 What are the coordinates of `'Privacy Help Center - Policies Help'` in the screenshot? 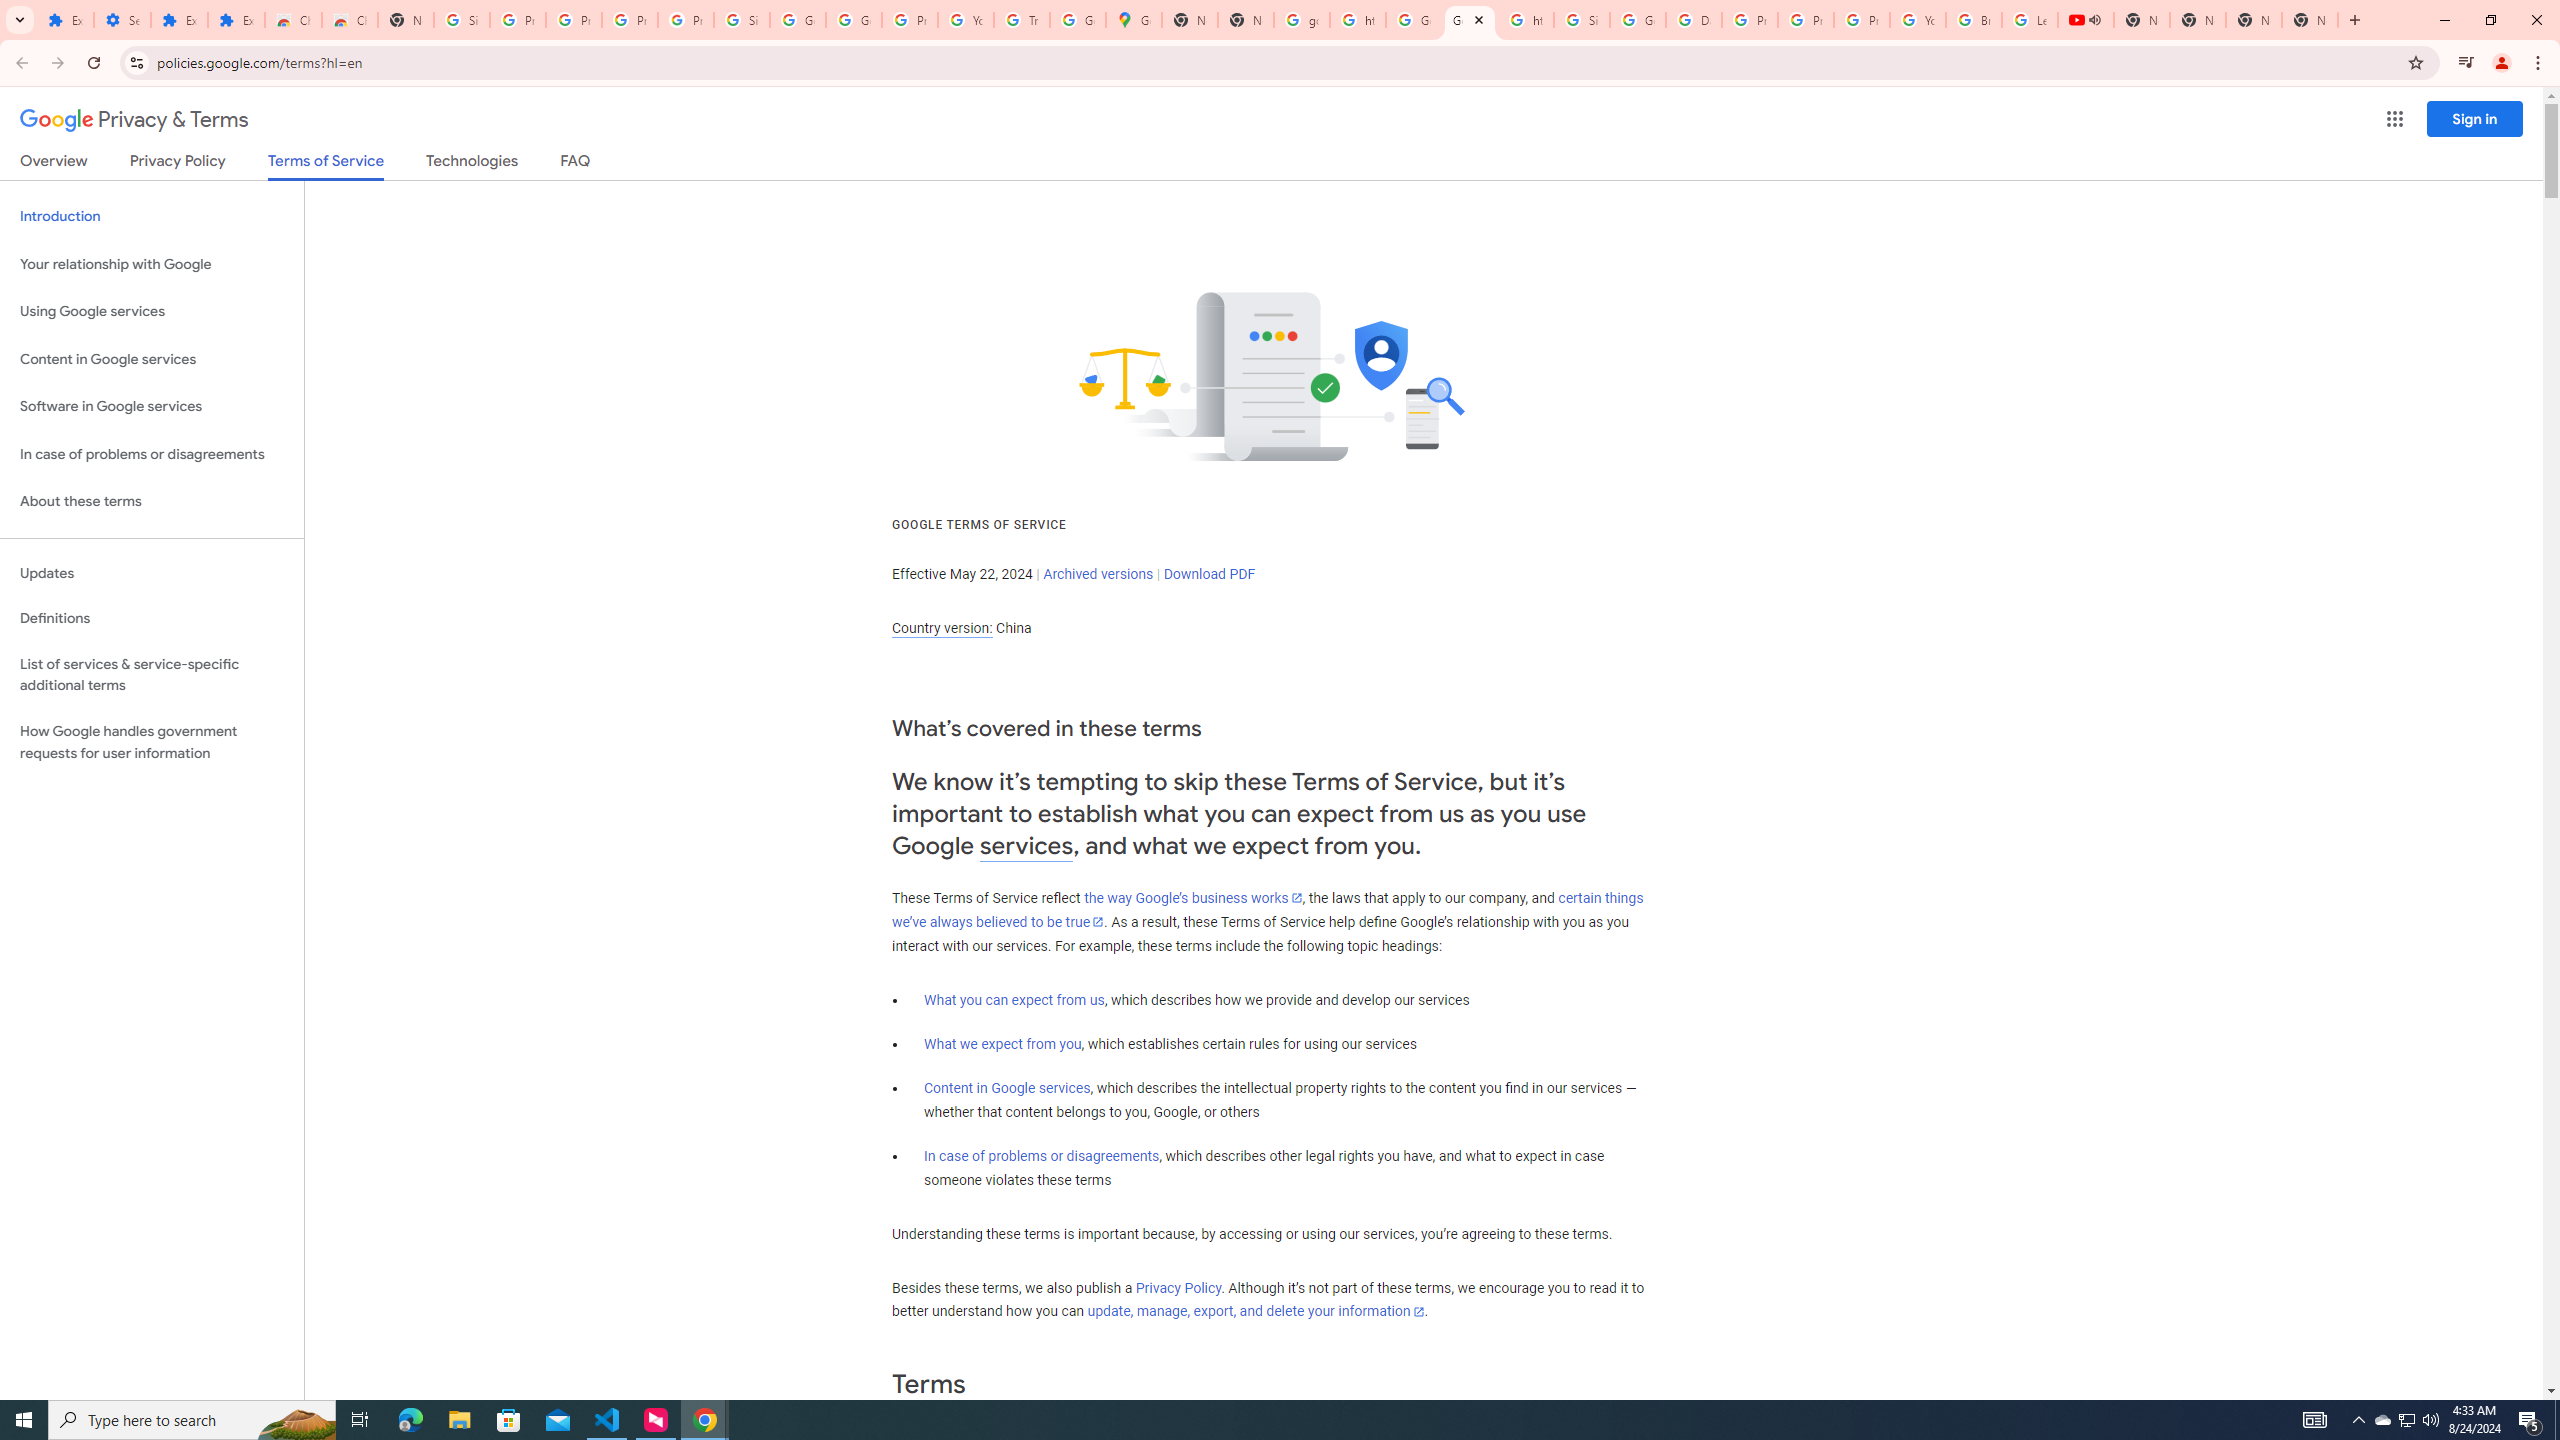 It's located at (1805, 19).